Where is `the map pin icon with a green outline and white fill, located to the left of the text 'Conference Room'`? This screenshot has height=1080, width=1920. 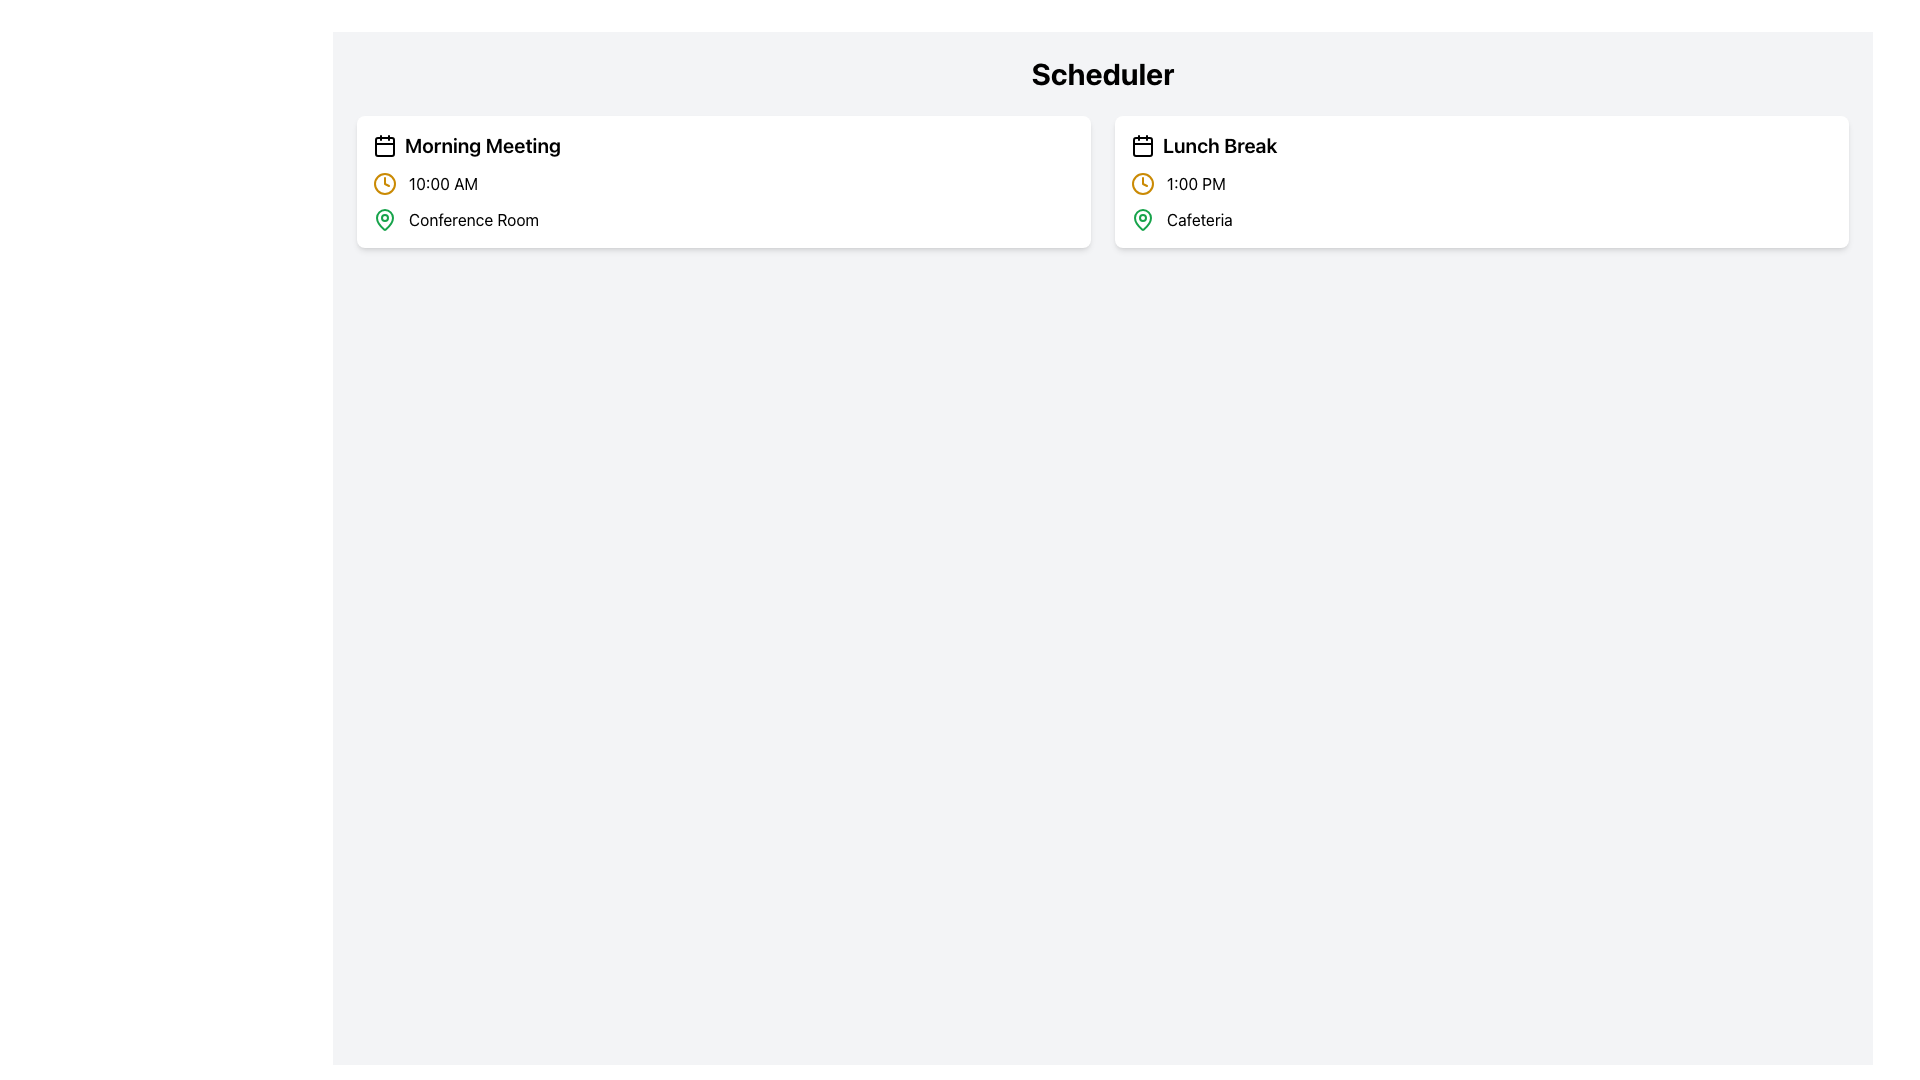 the map pin icon with a green outline and white fill, located to the left of the text 'Conference Room' is located at coordinates (384, 219).